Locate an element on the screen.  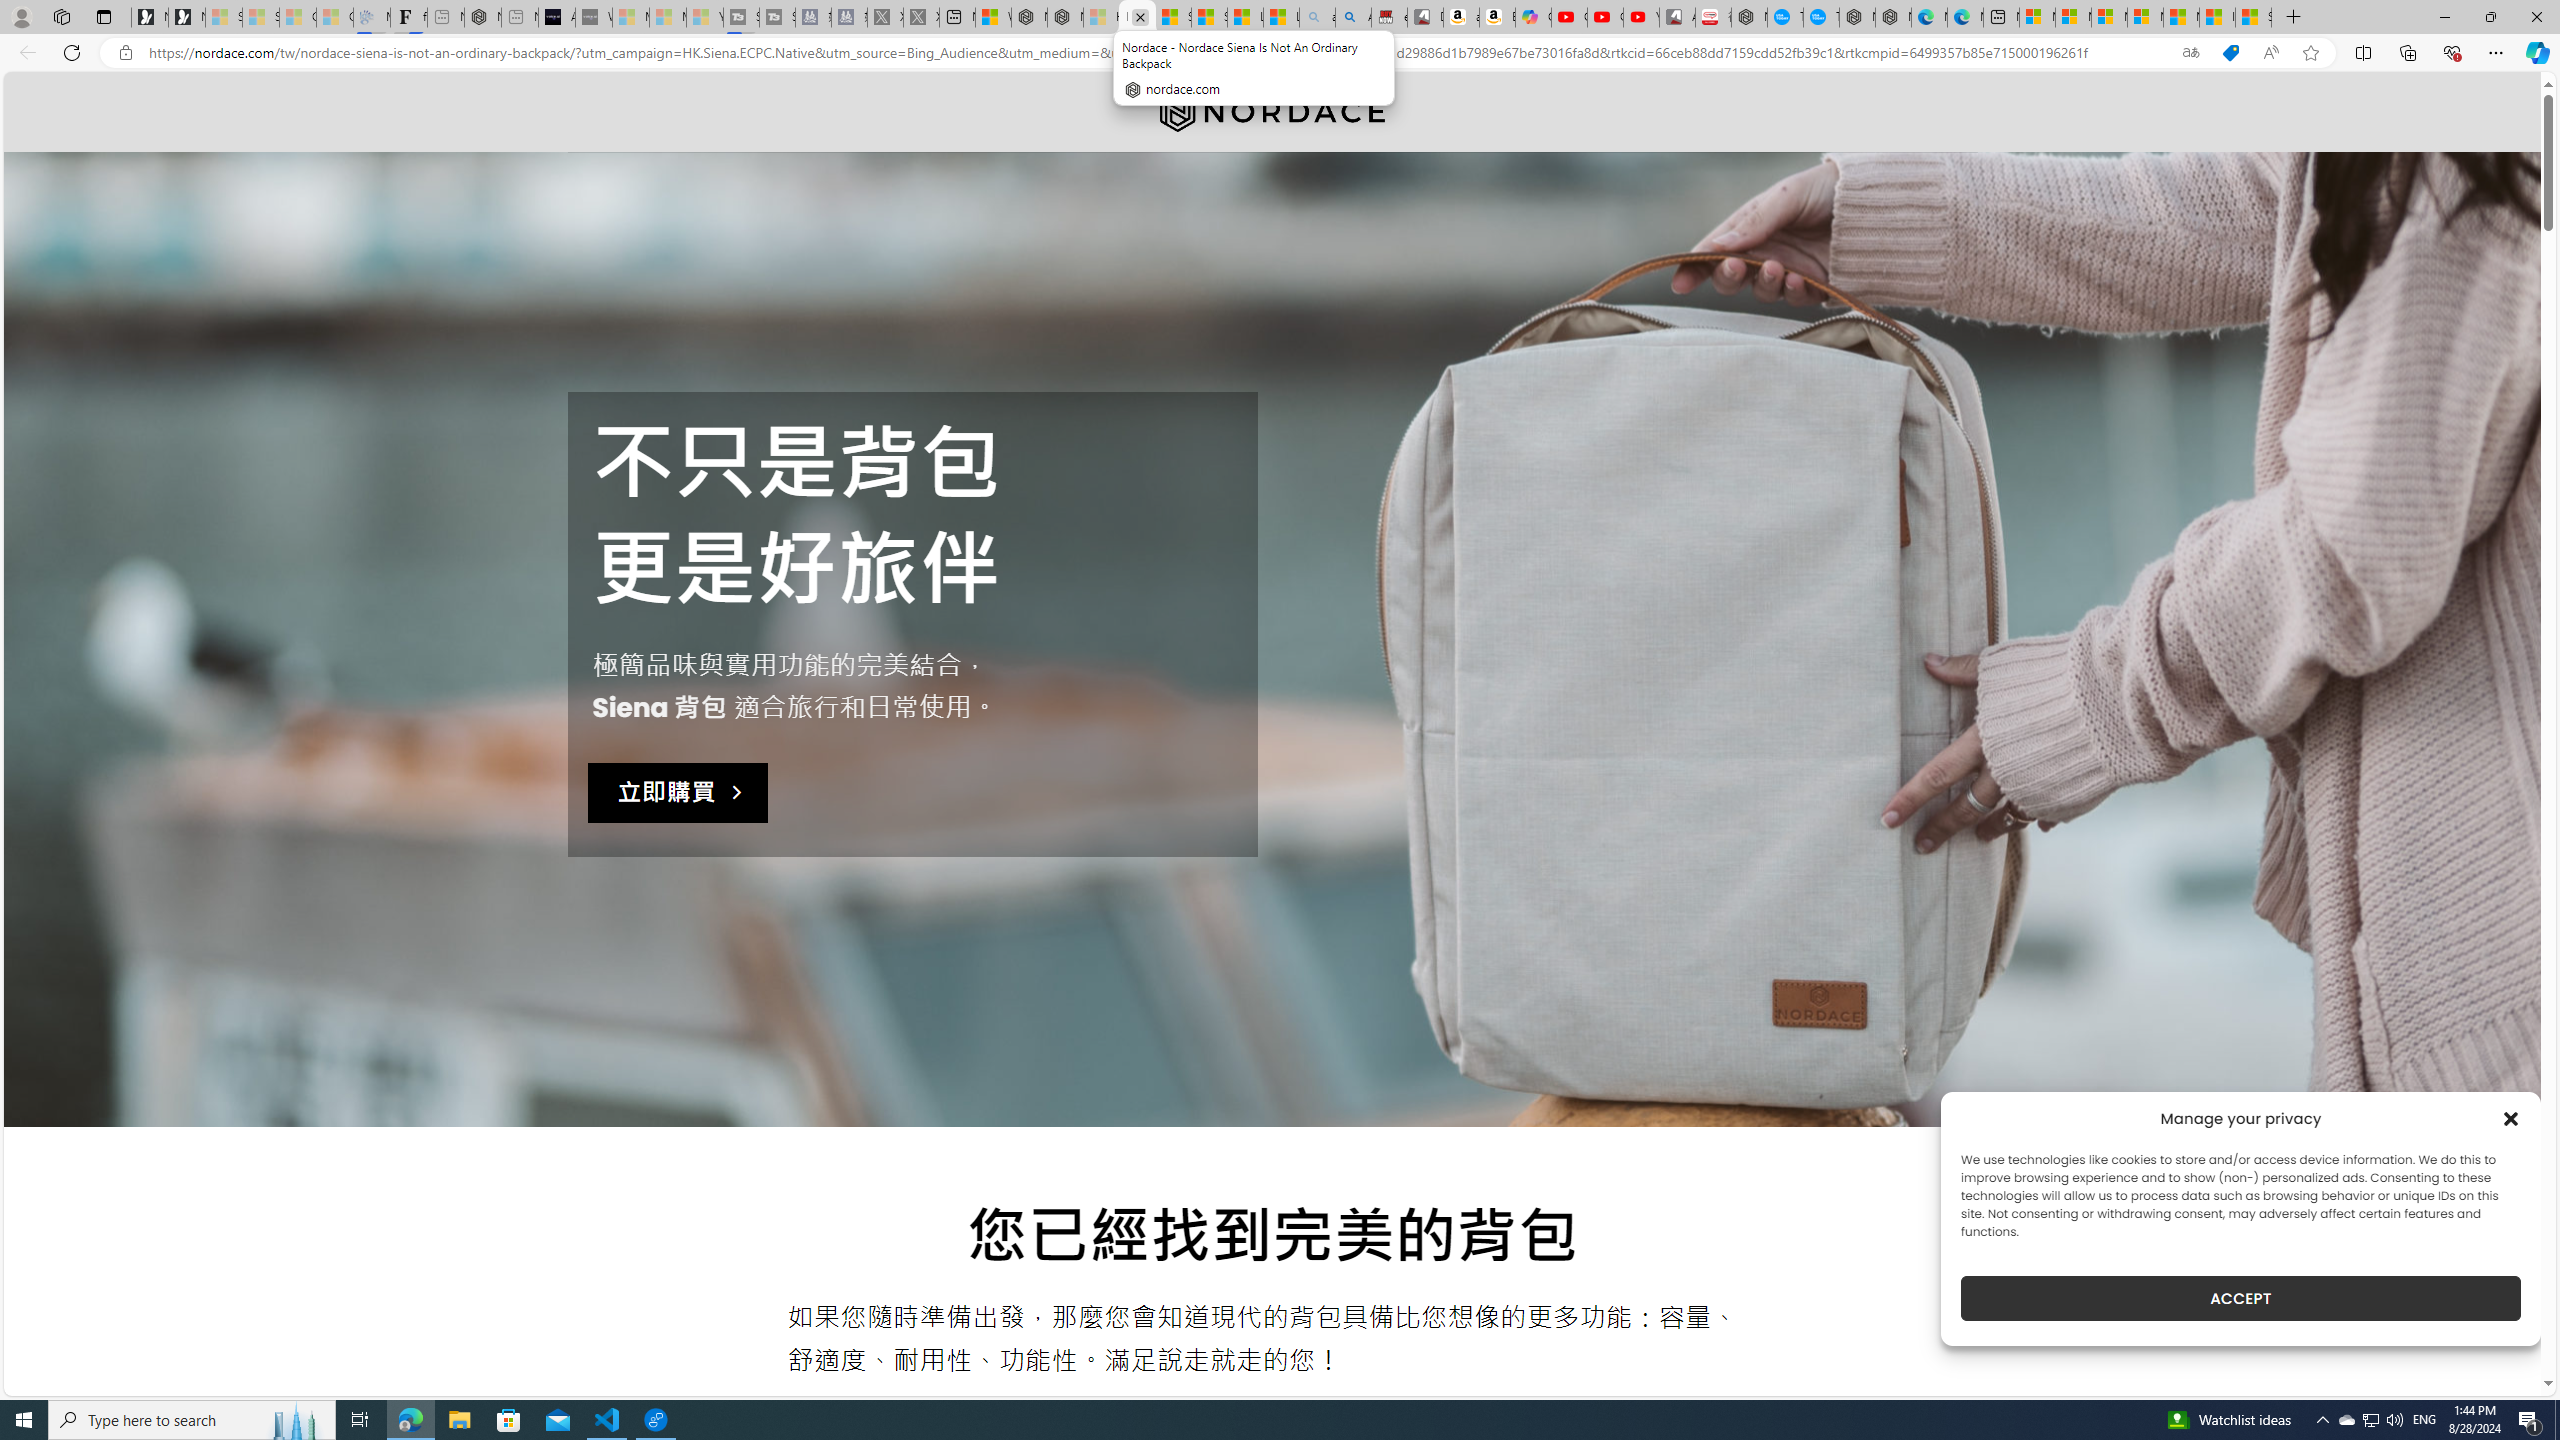
'Nordace - My Account' is located at coordinates (1748, 16).